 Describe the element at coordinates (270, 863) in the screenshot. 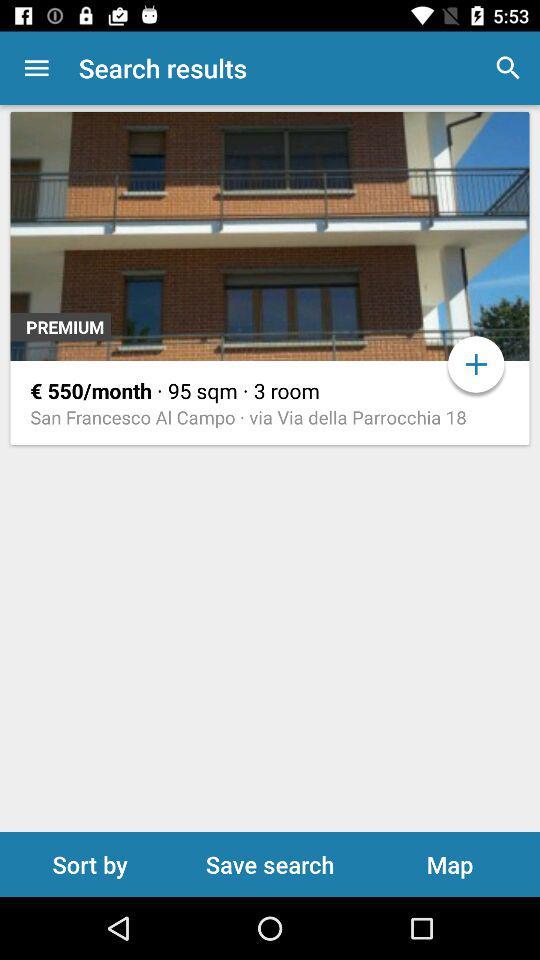

I see `the save search item` at that location.